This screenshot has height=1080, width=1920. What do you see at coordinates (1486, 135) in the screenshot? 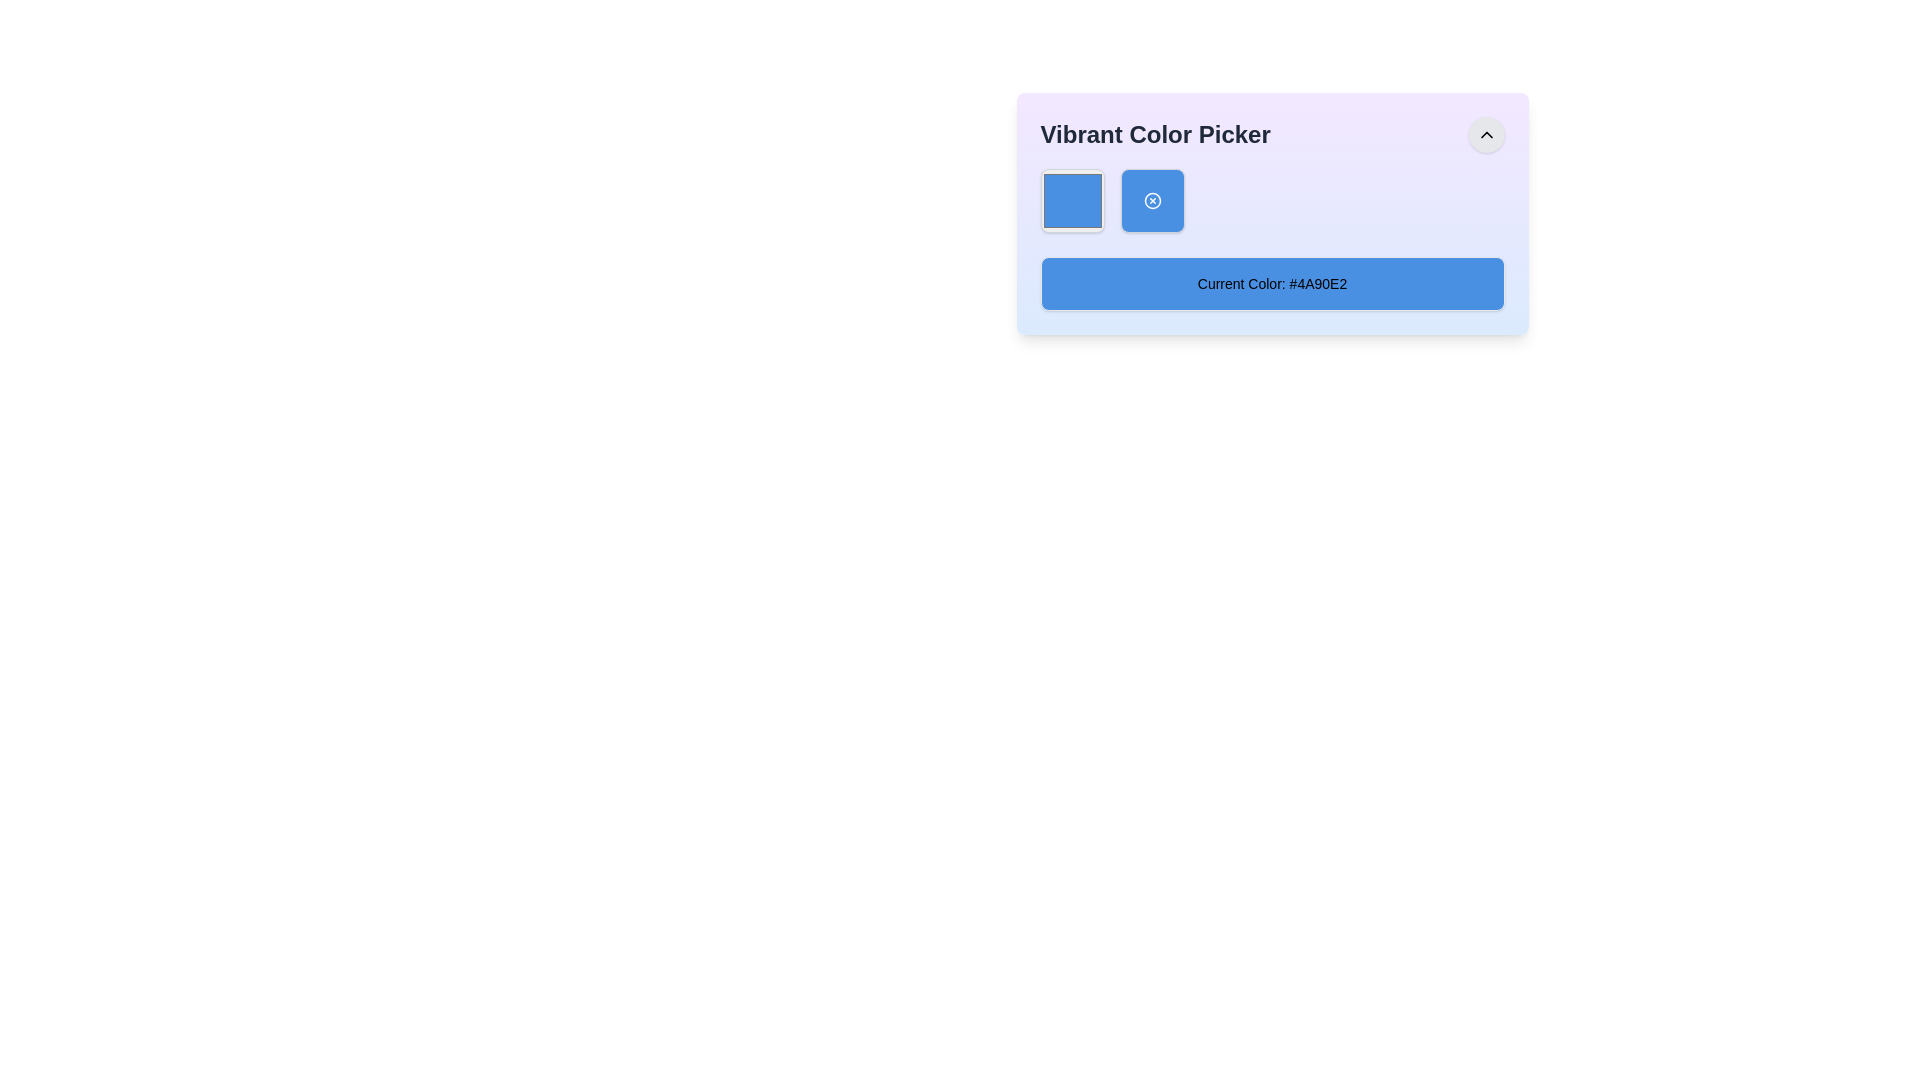
I see `the upward navigation icon located in the top-right corner of the rounded grey button` at bounding box center [1486, 135].